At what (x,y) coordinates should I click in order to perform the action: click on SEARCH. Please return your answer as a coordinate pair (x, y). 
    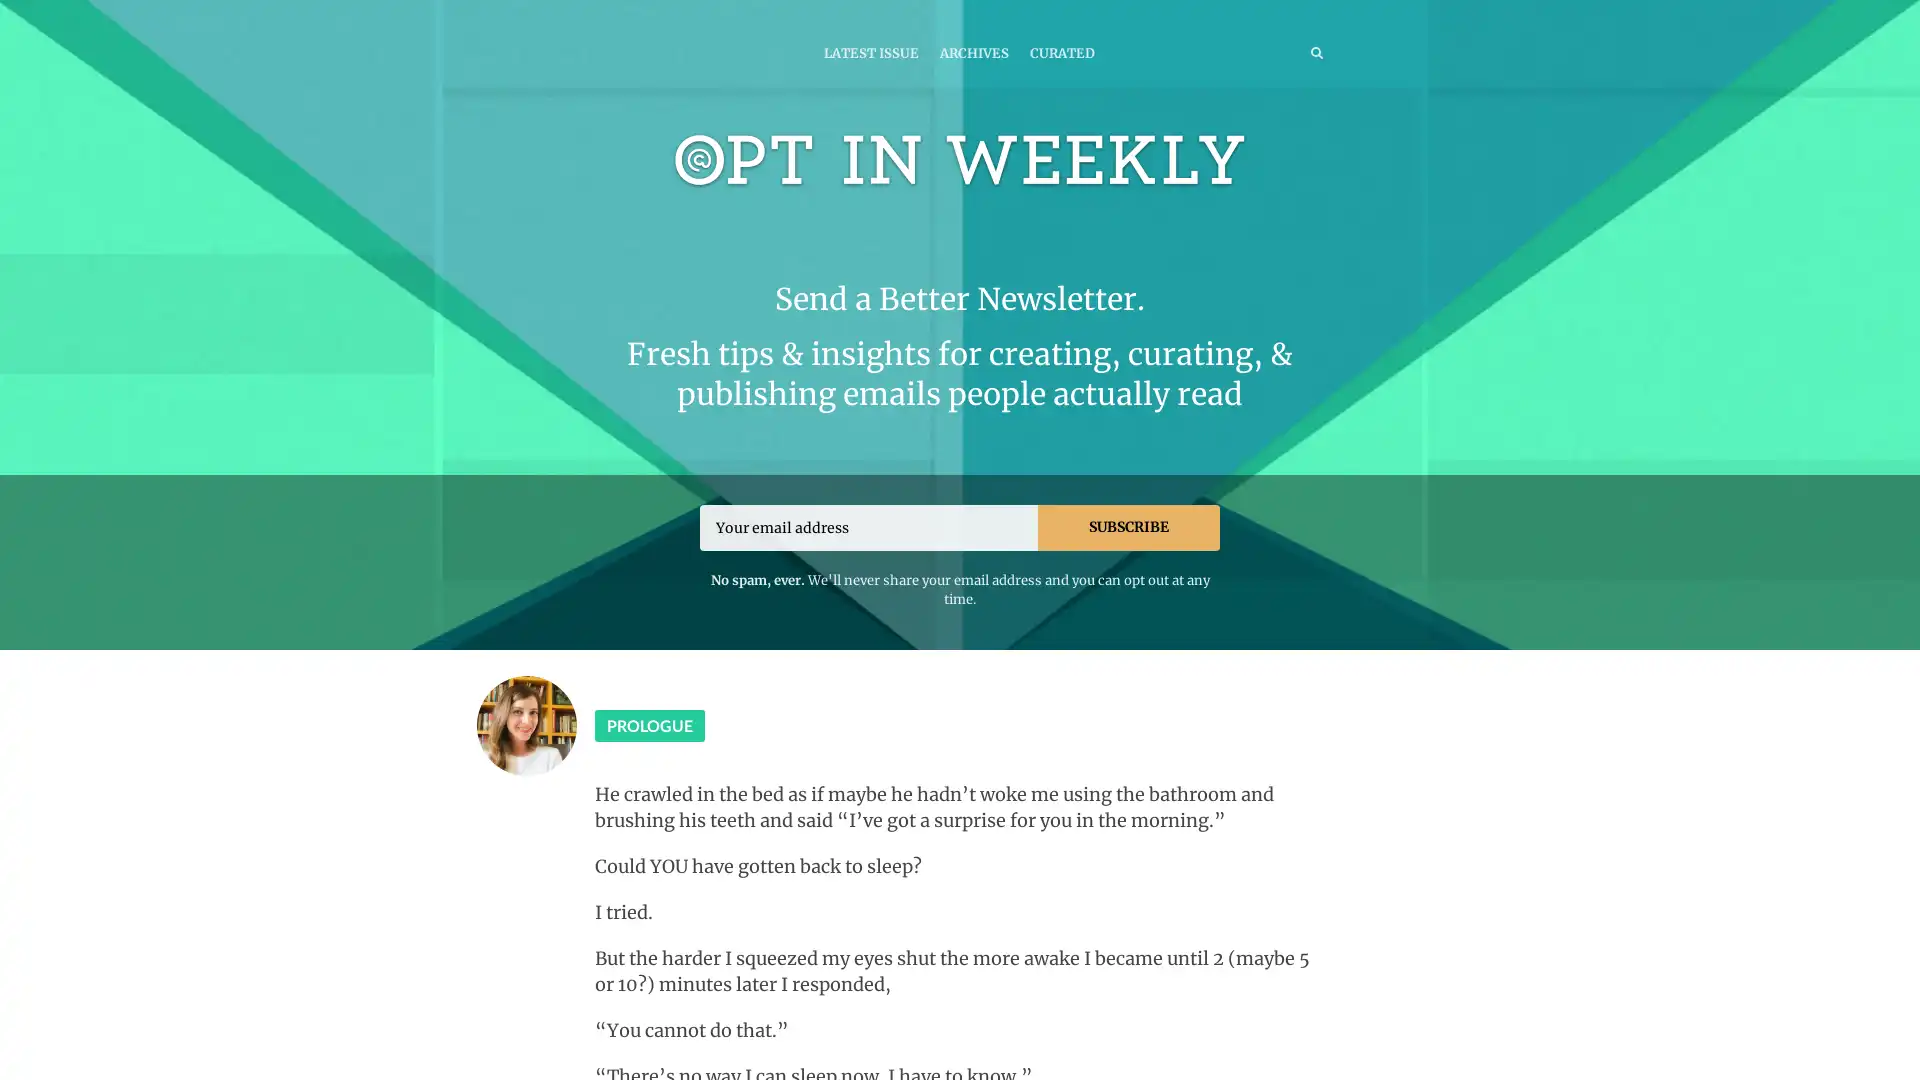
    Looking at the image, I should click on (1274, 51).